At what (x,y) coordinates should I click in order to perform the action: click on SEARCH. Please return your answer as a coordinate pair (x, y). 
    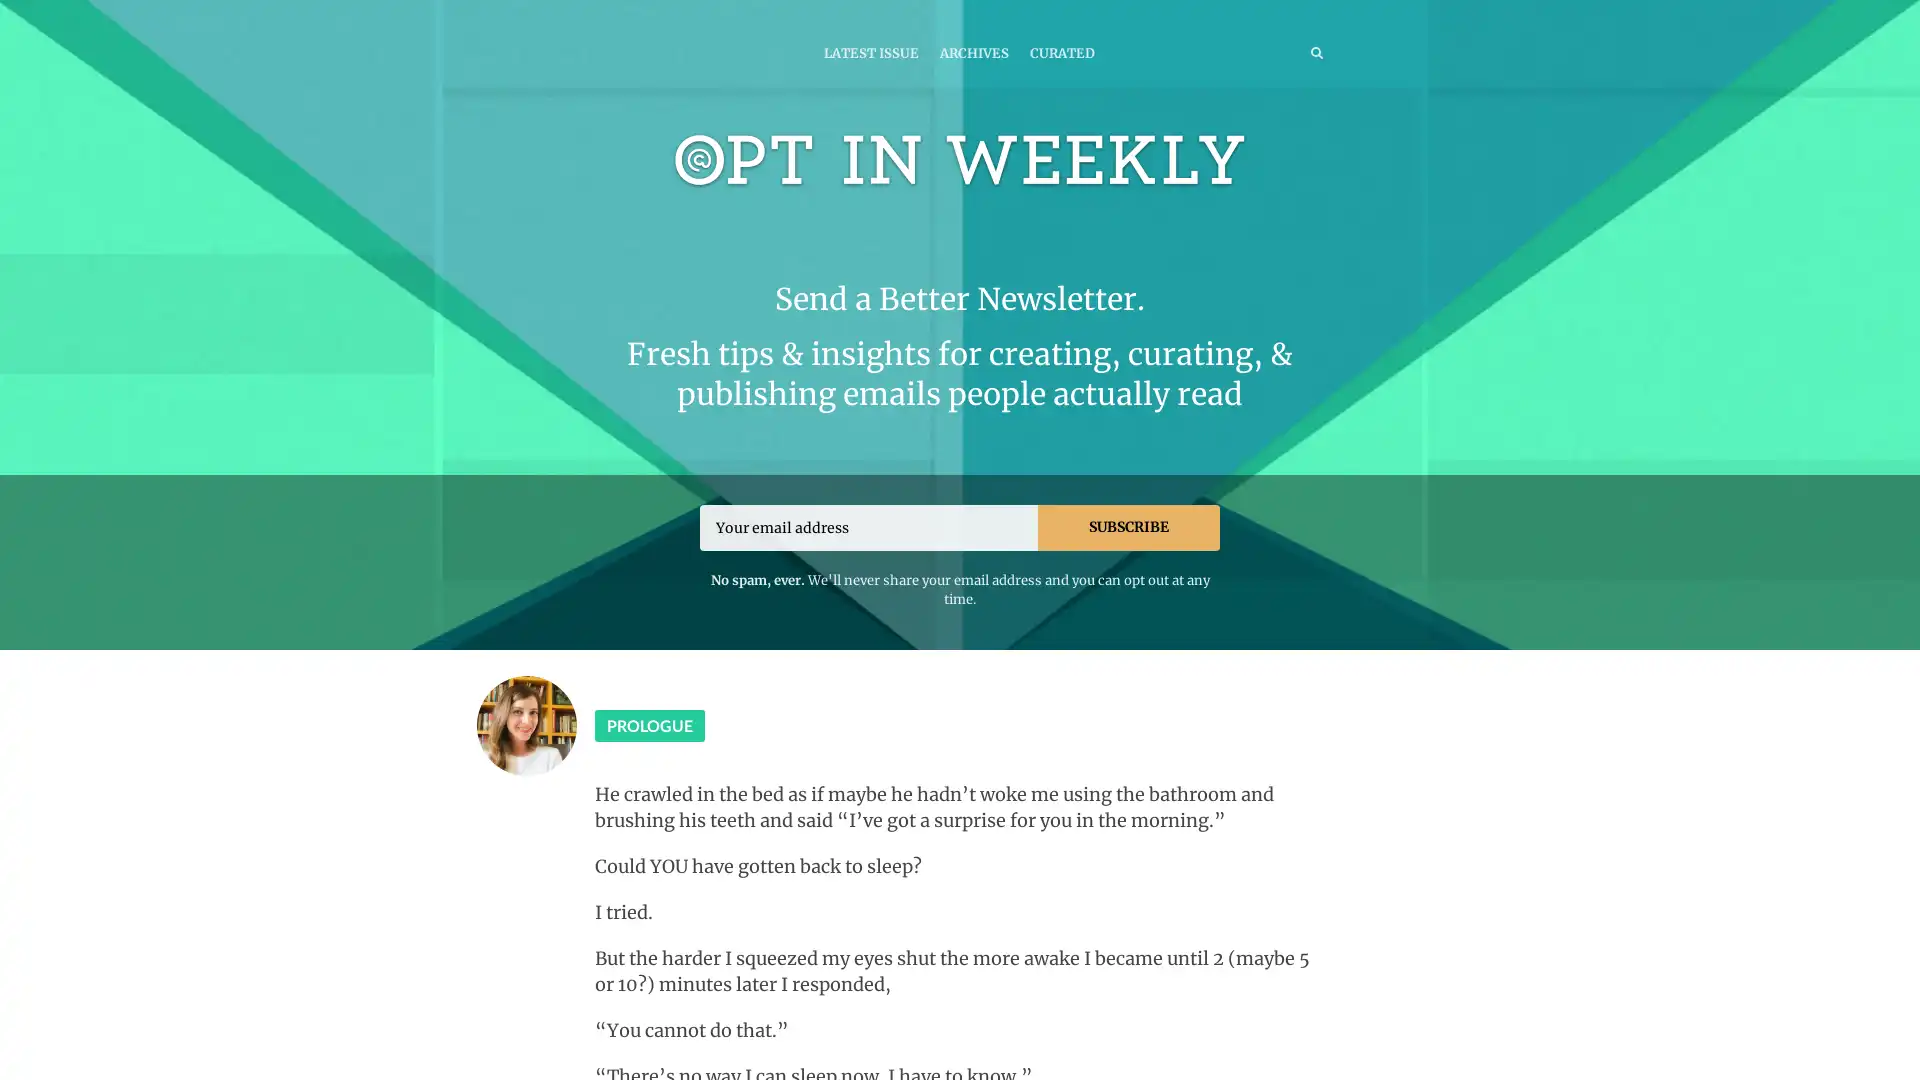
    Looking at the image, I should click on (1274, 51).